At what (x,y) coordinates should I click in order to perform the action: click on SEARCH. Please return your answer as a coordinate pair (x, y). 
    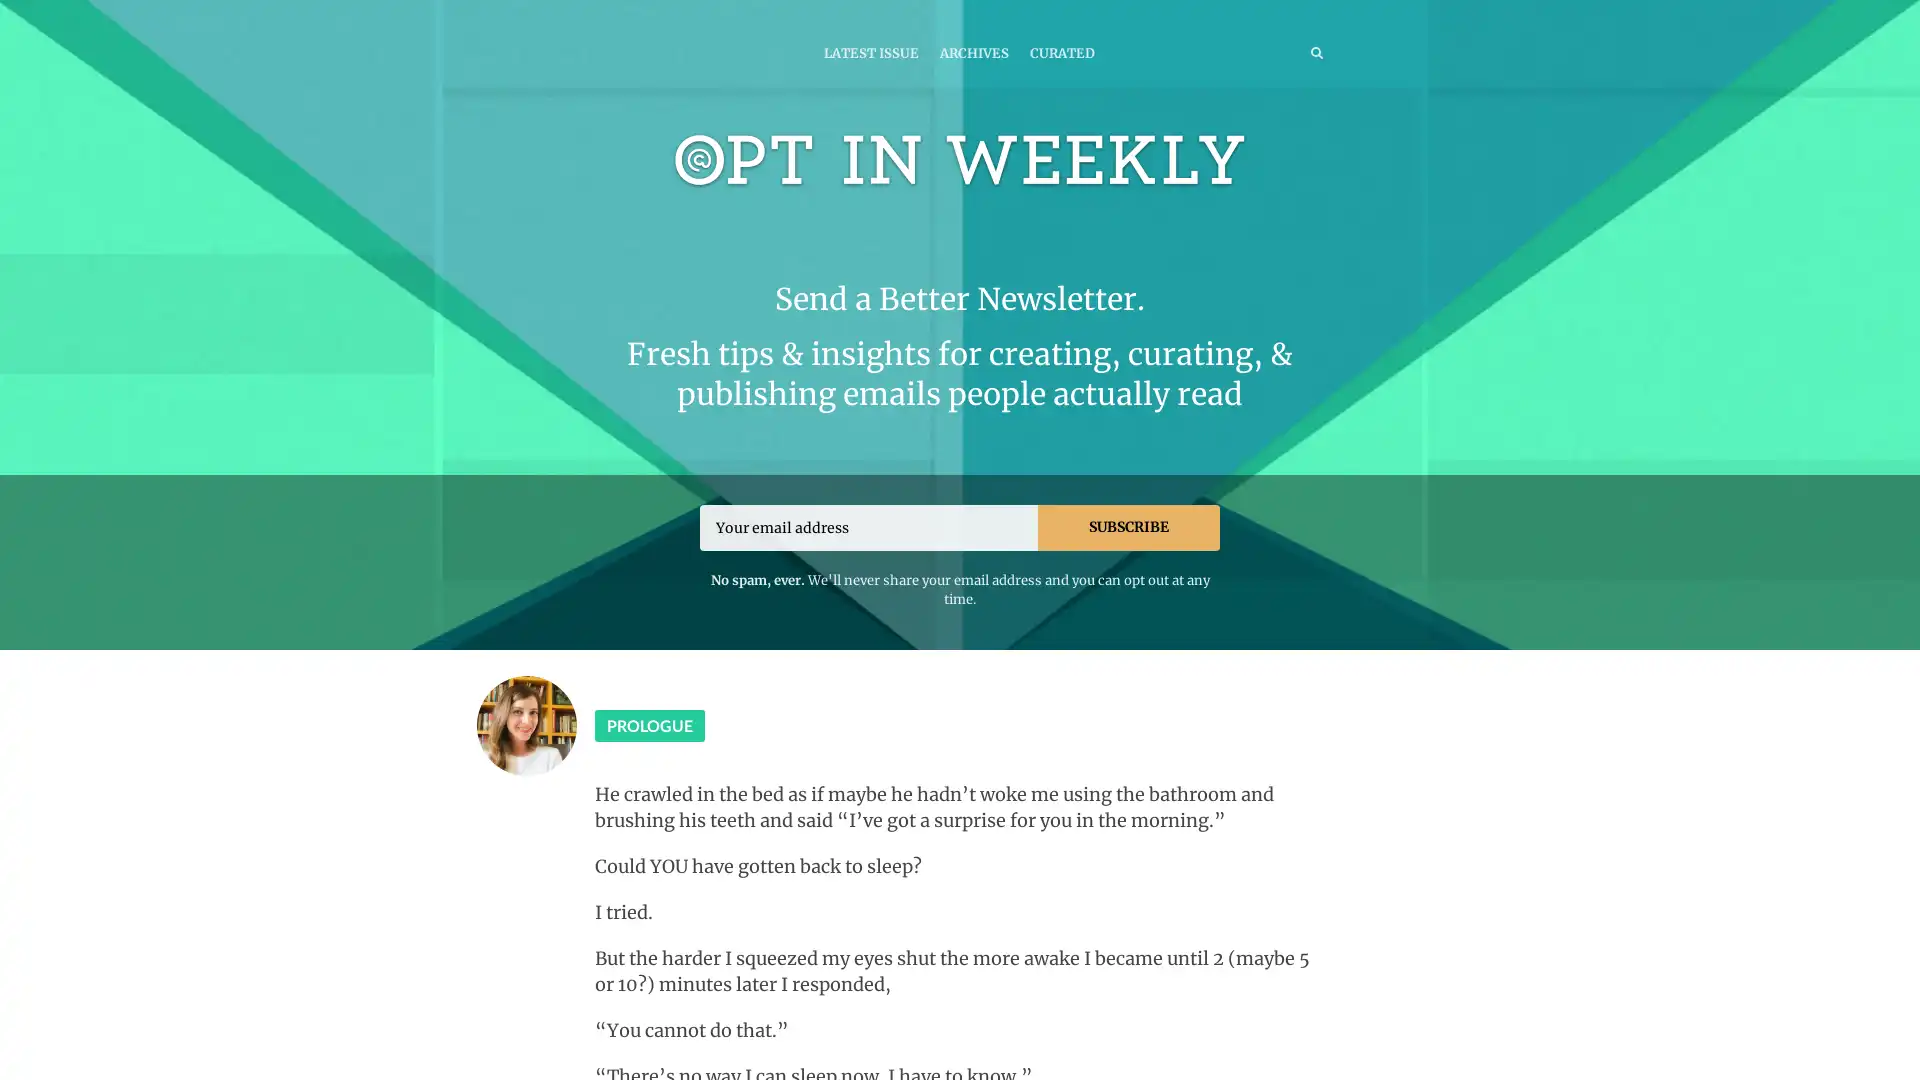
    Looking at the image, I should click on (1274, 51).